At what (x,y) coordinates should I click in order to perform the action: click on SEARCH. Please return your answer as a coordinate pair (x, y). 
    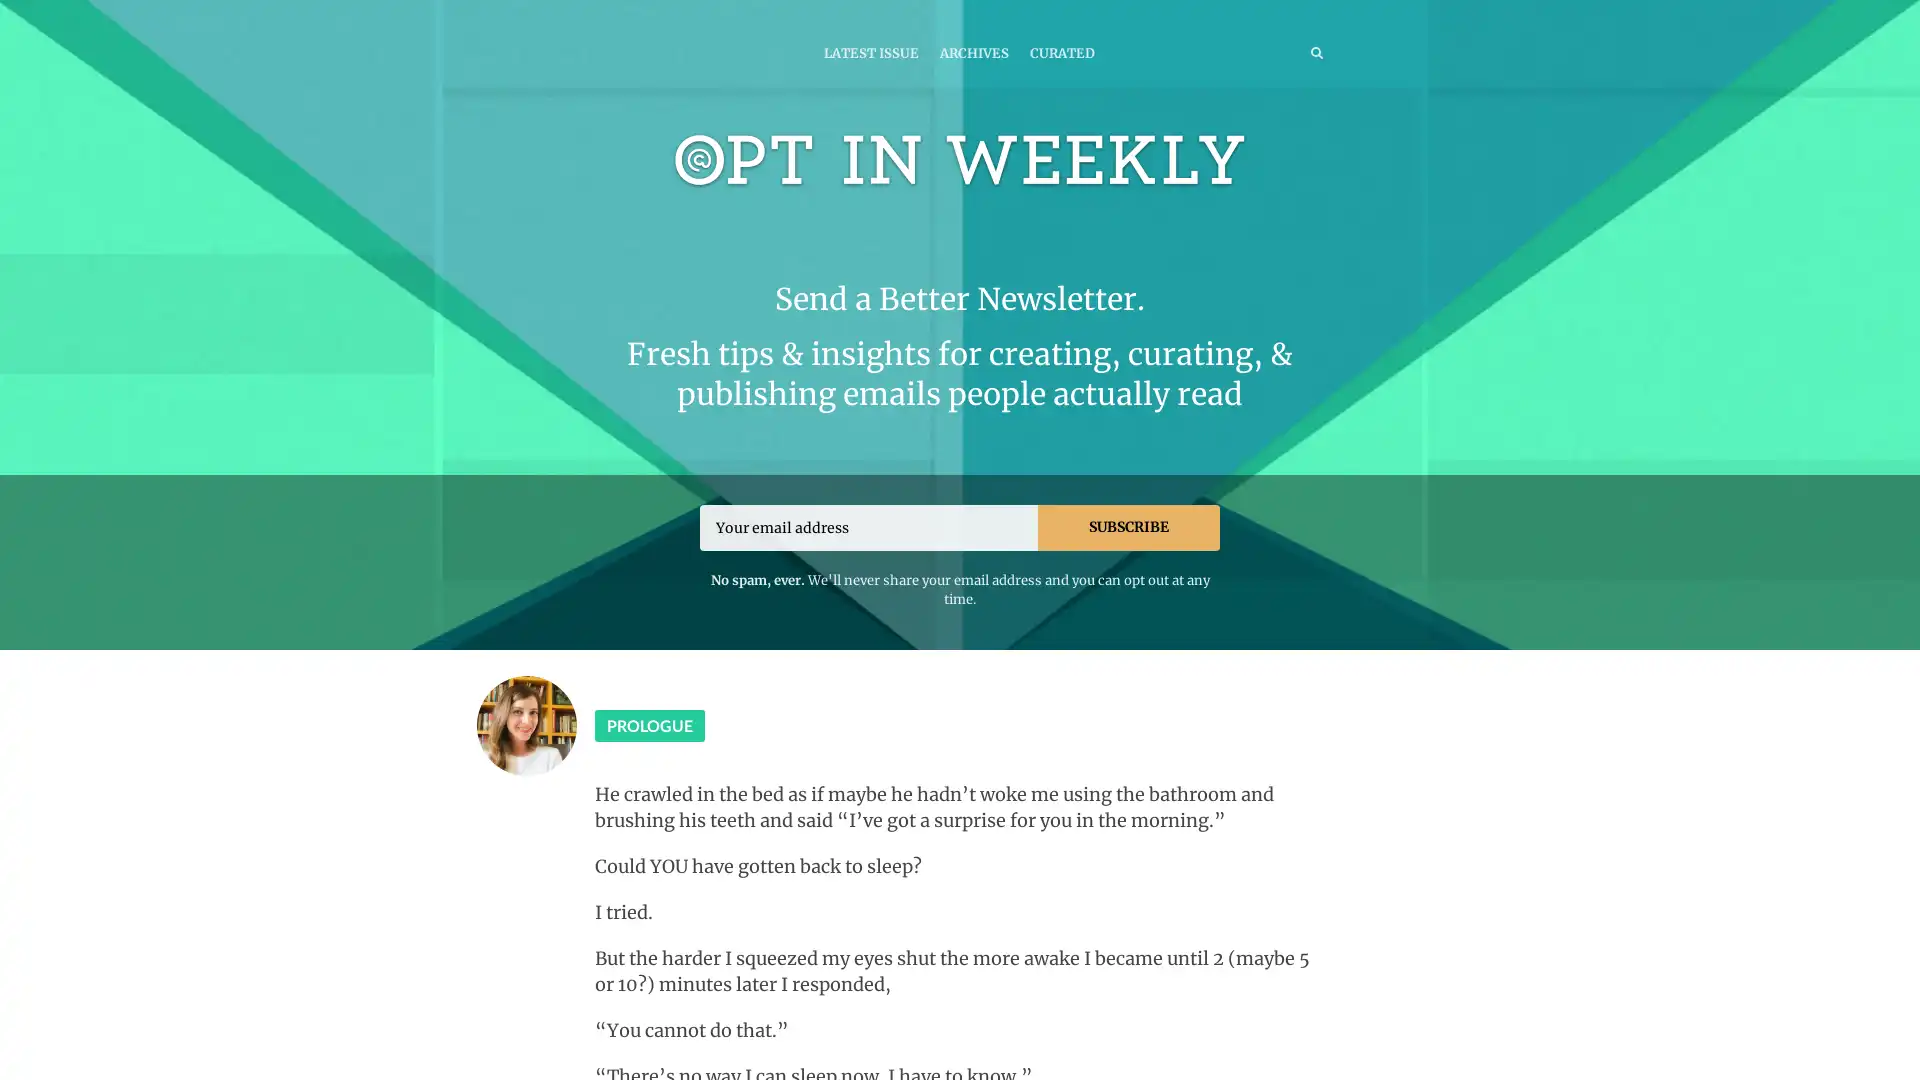
    Looking at the image, I should click on (1274, 51).